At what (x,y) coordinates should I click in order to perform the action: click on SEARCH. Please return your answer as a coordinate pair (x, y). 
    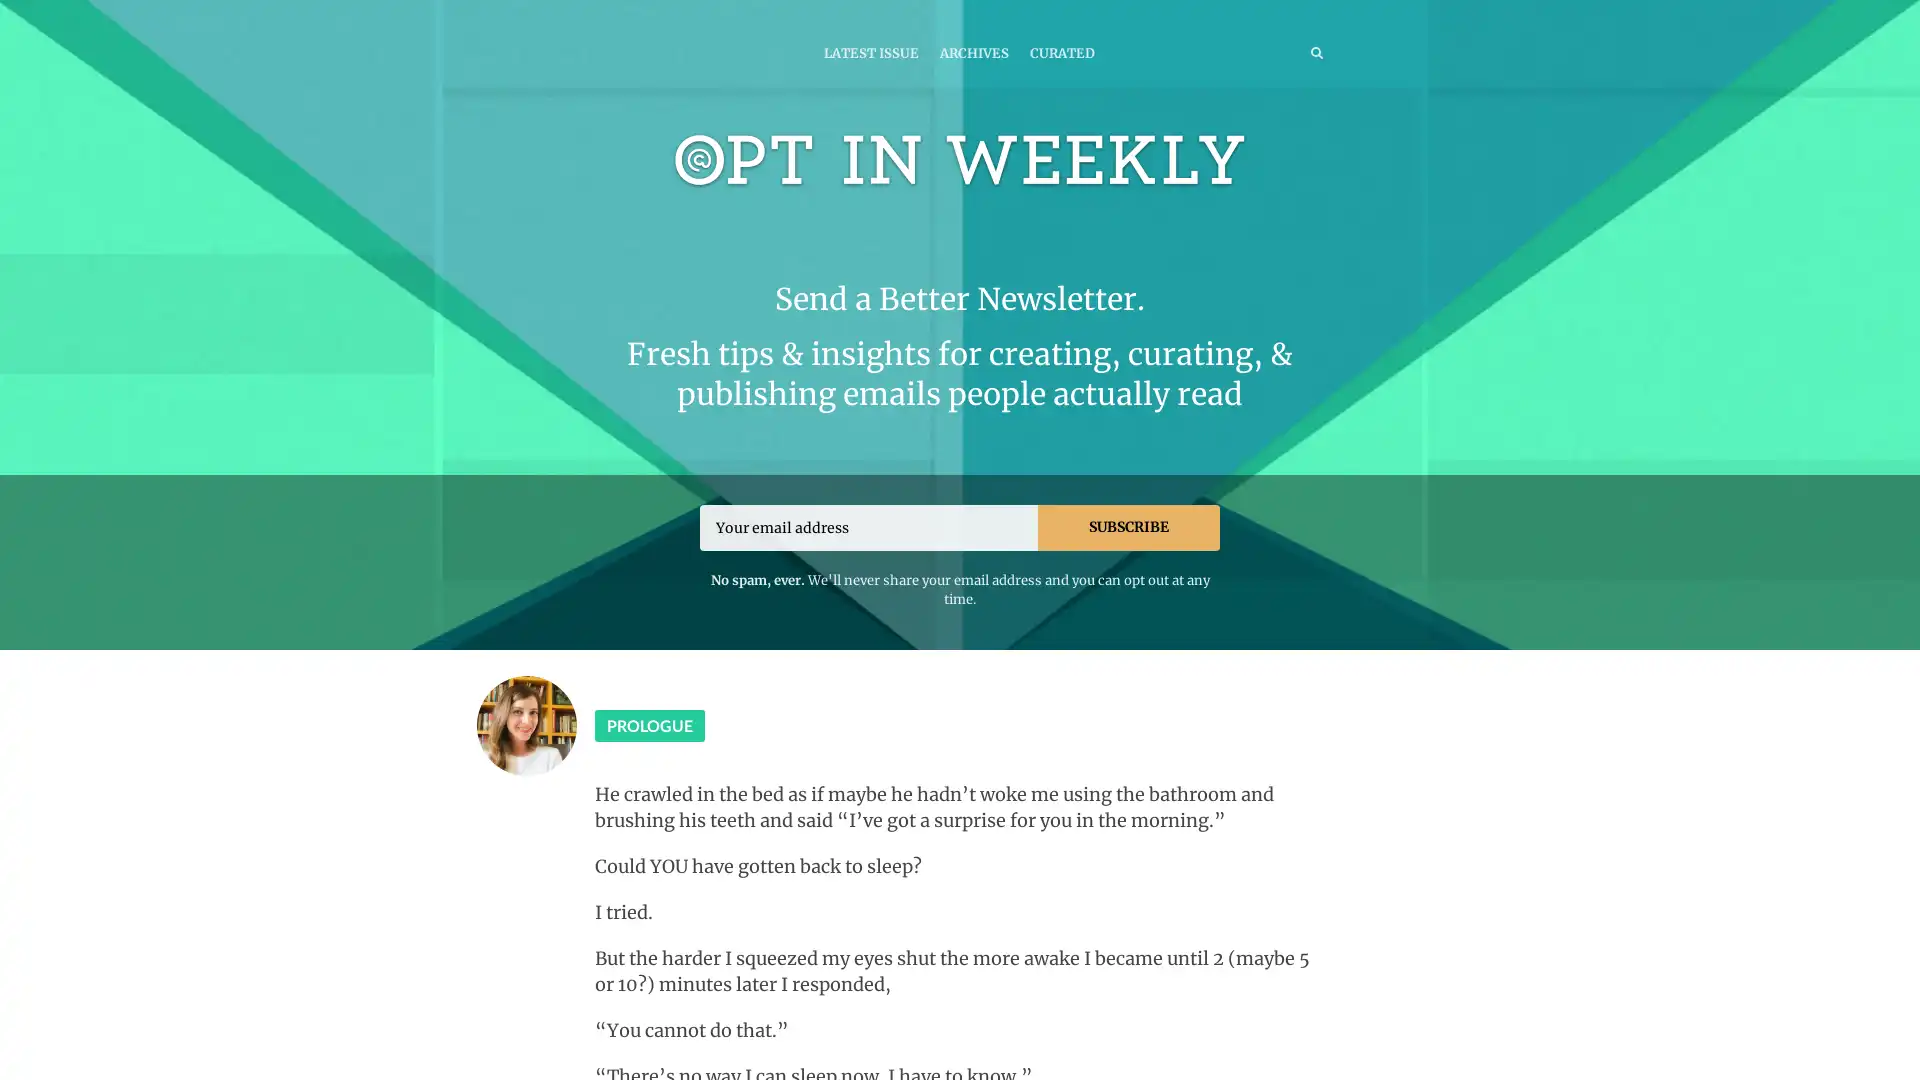
    Looking at the image, I should click on (1274, 51).